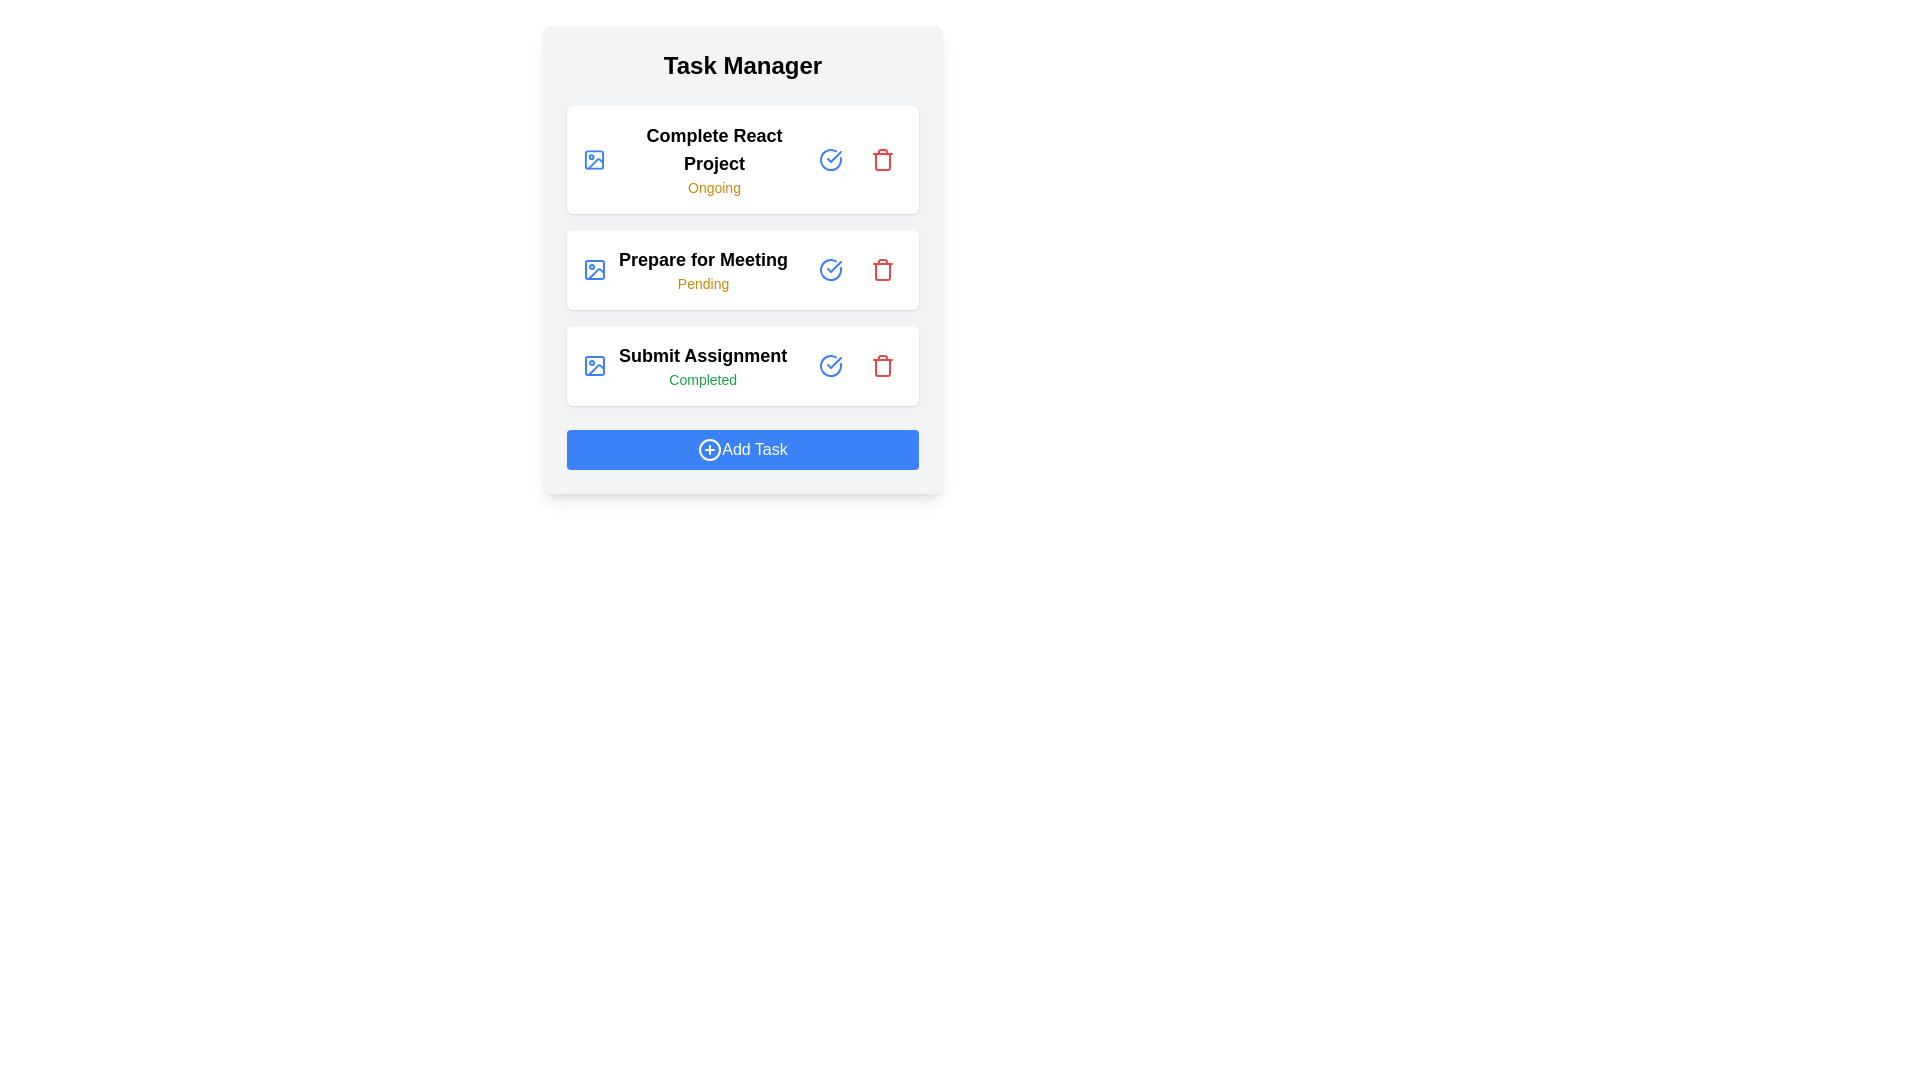 The height and width of the screenshot is (1080, 1920). I want to click on 'Check Circle' button for the task with title Prepare for Meeting, so click(830, 270).